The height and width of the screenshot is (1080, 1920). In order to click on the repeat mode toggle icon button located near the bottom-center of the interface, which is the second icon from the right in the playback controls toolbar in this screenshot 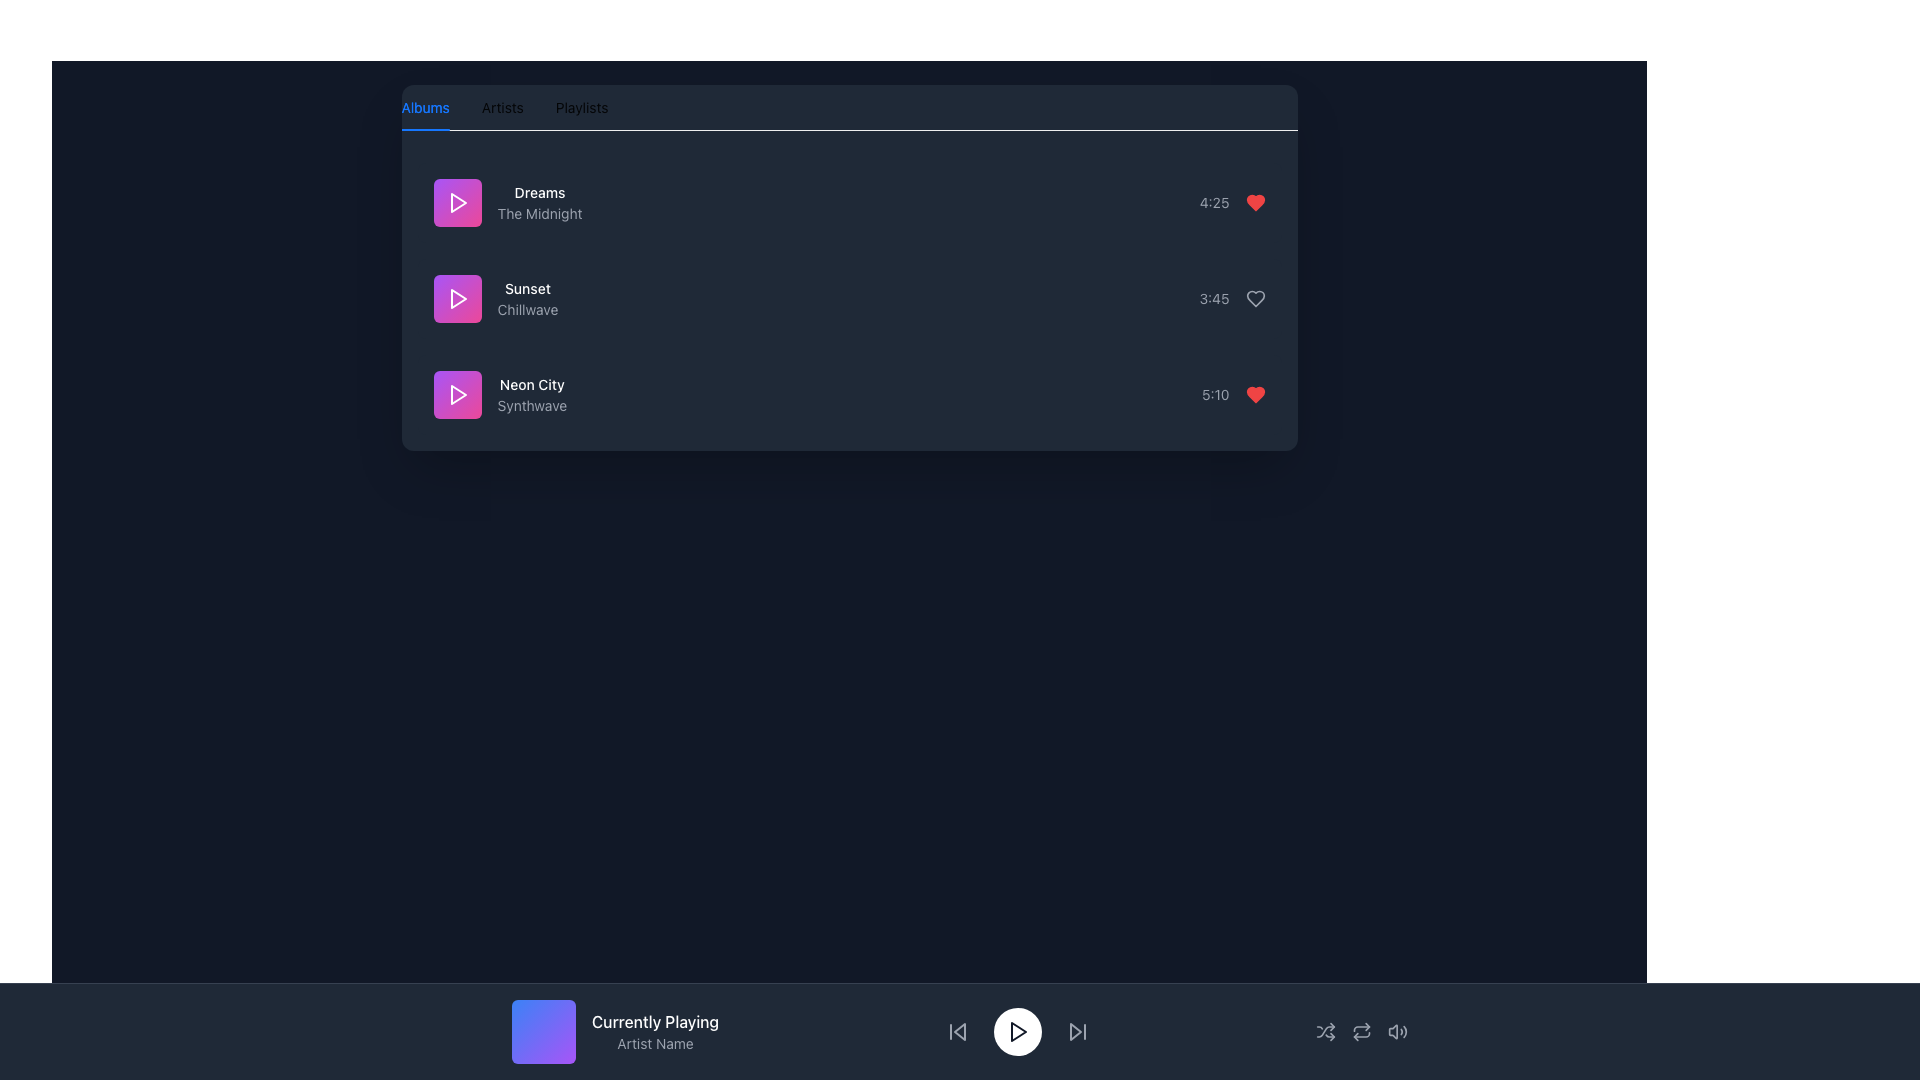, I will do `click(1361, 1032)`.